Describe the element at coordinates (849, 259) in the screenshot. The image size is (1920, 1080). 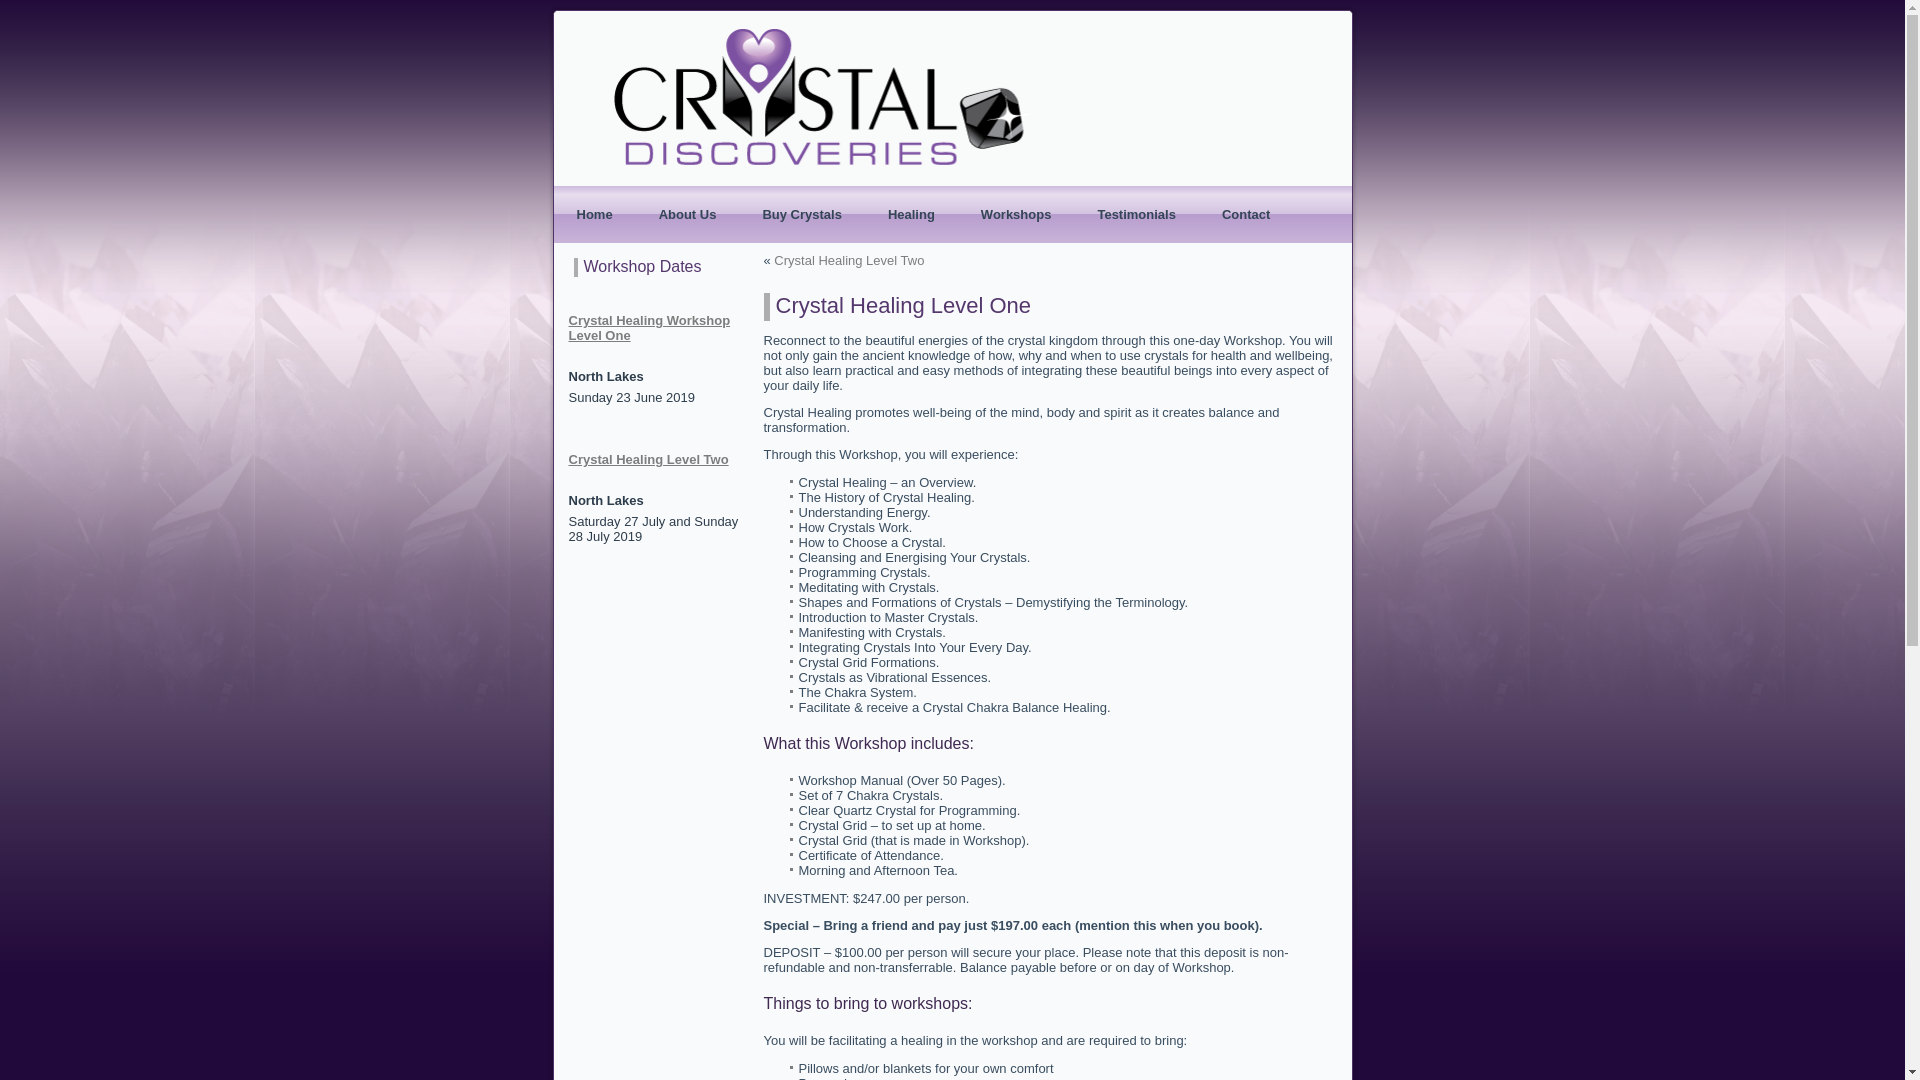
I see `'Crystal Healing Level Two'` at that location.